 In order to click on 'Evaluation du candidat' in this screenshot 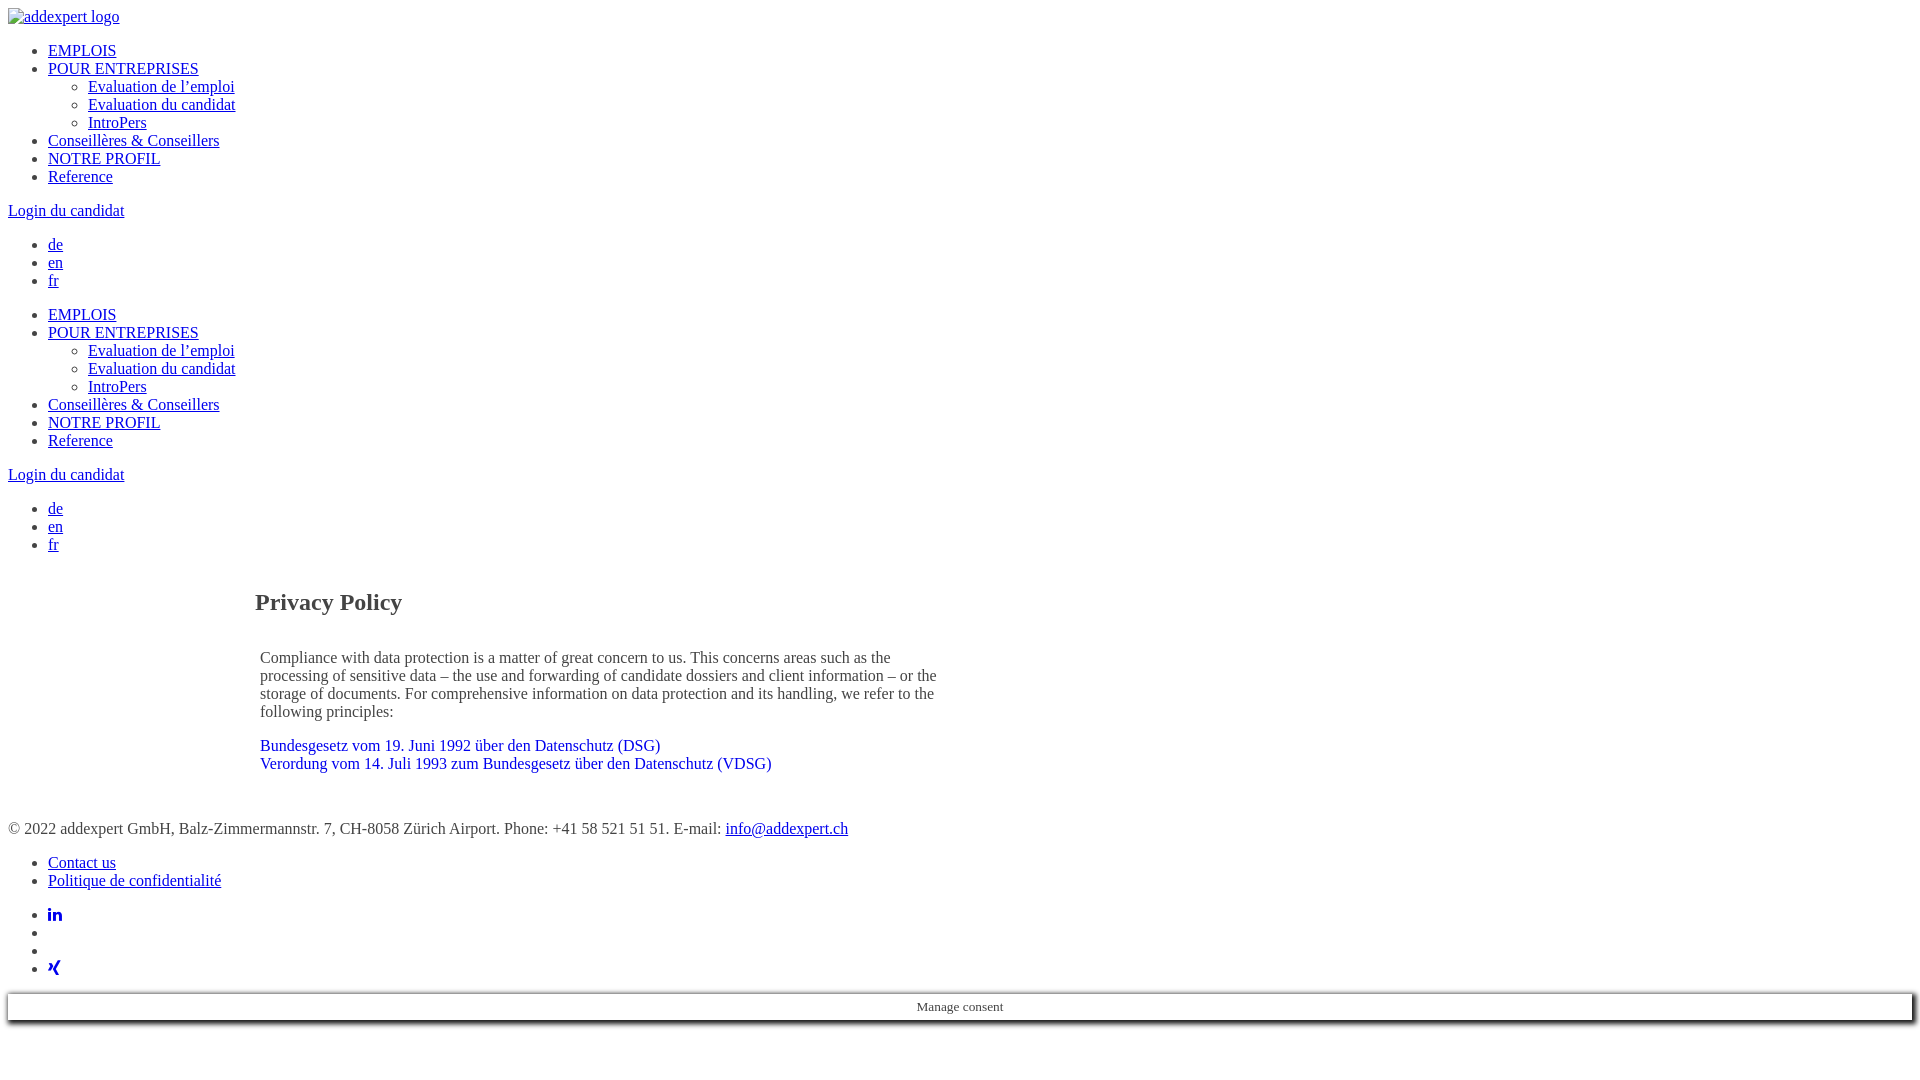, I will do `click(162, 368)`.